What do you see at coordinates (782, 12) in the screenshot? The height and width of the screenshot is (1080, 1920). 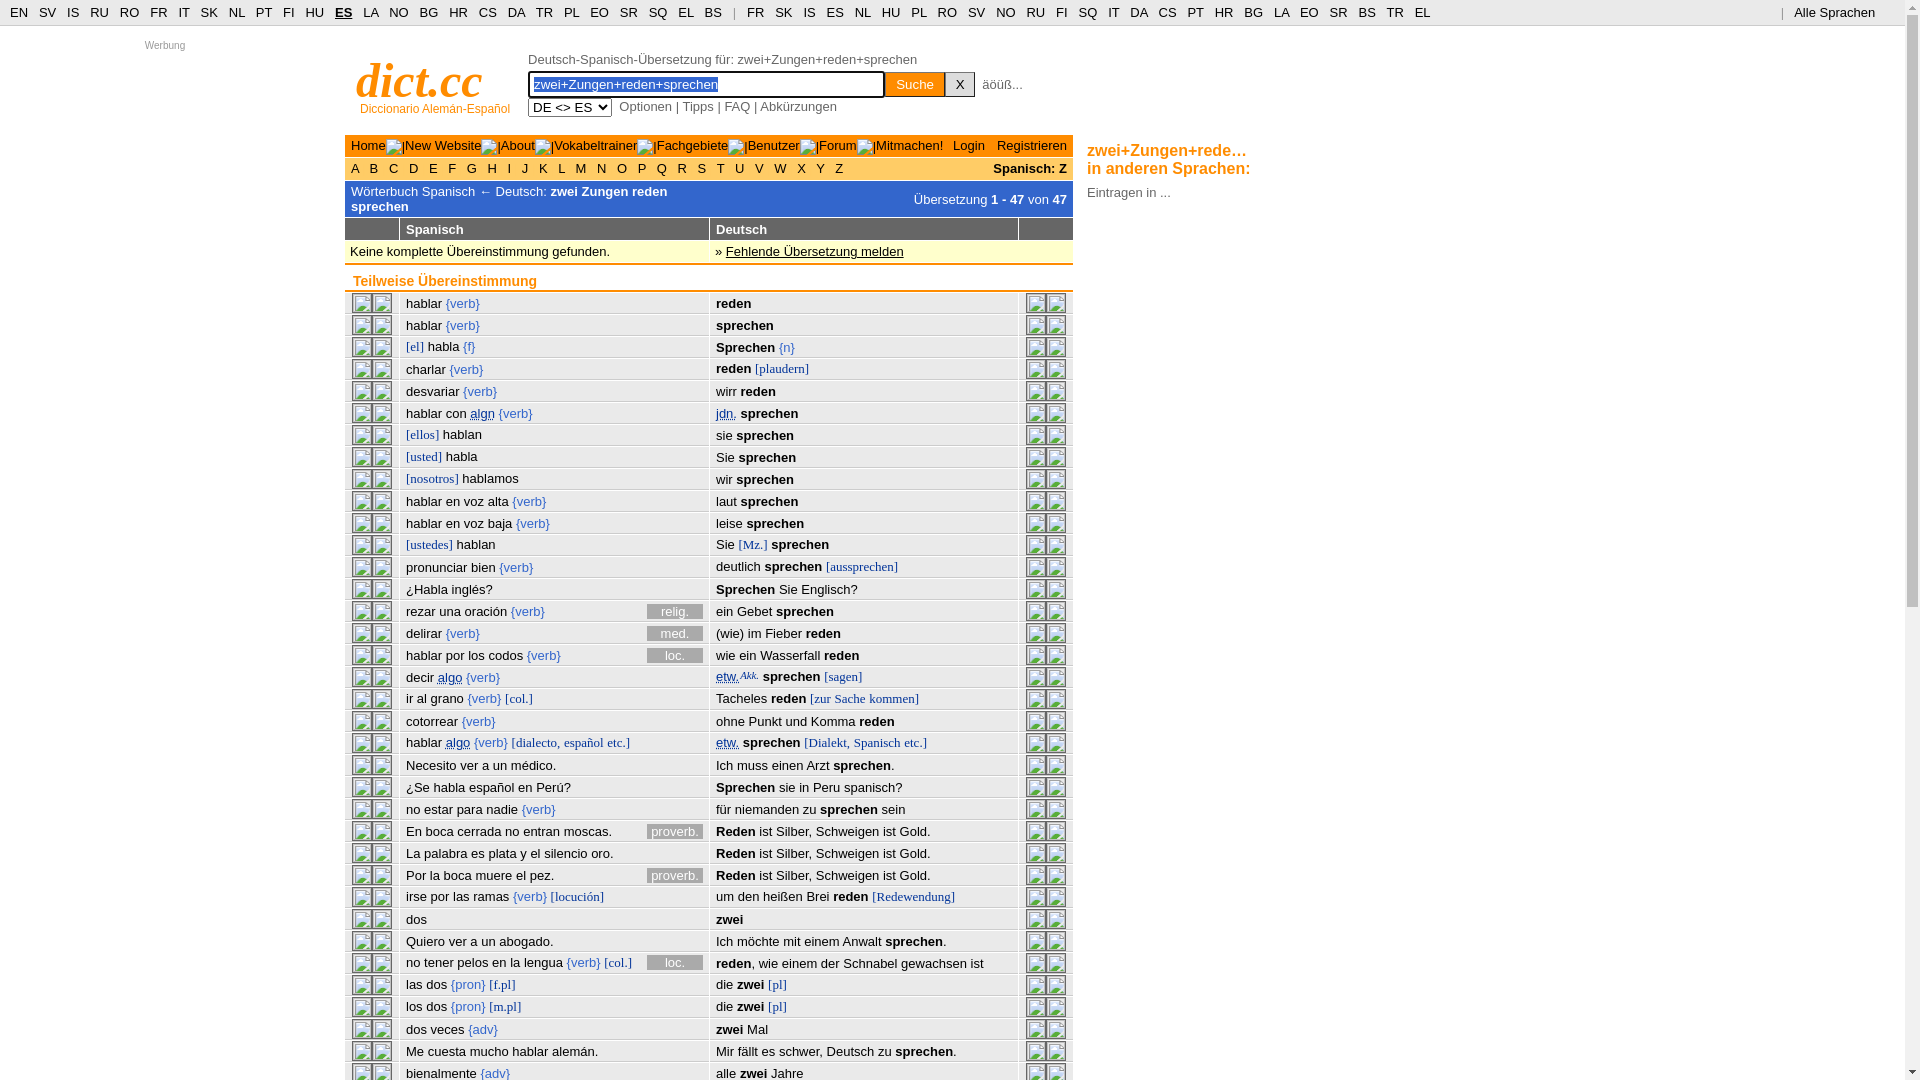 I see `'SK'` at bounding box center [782, 12].